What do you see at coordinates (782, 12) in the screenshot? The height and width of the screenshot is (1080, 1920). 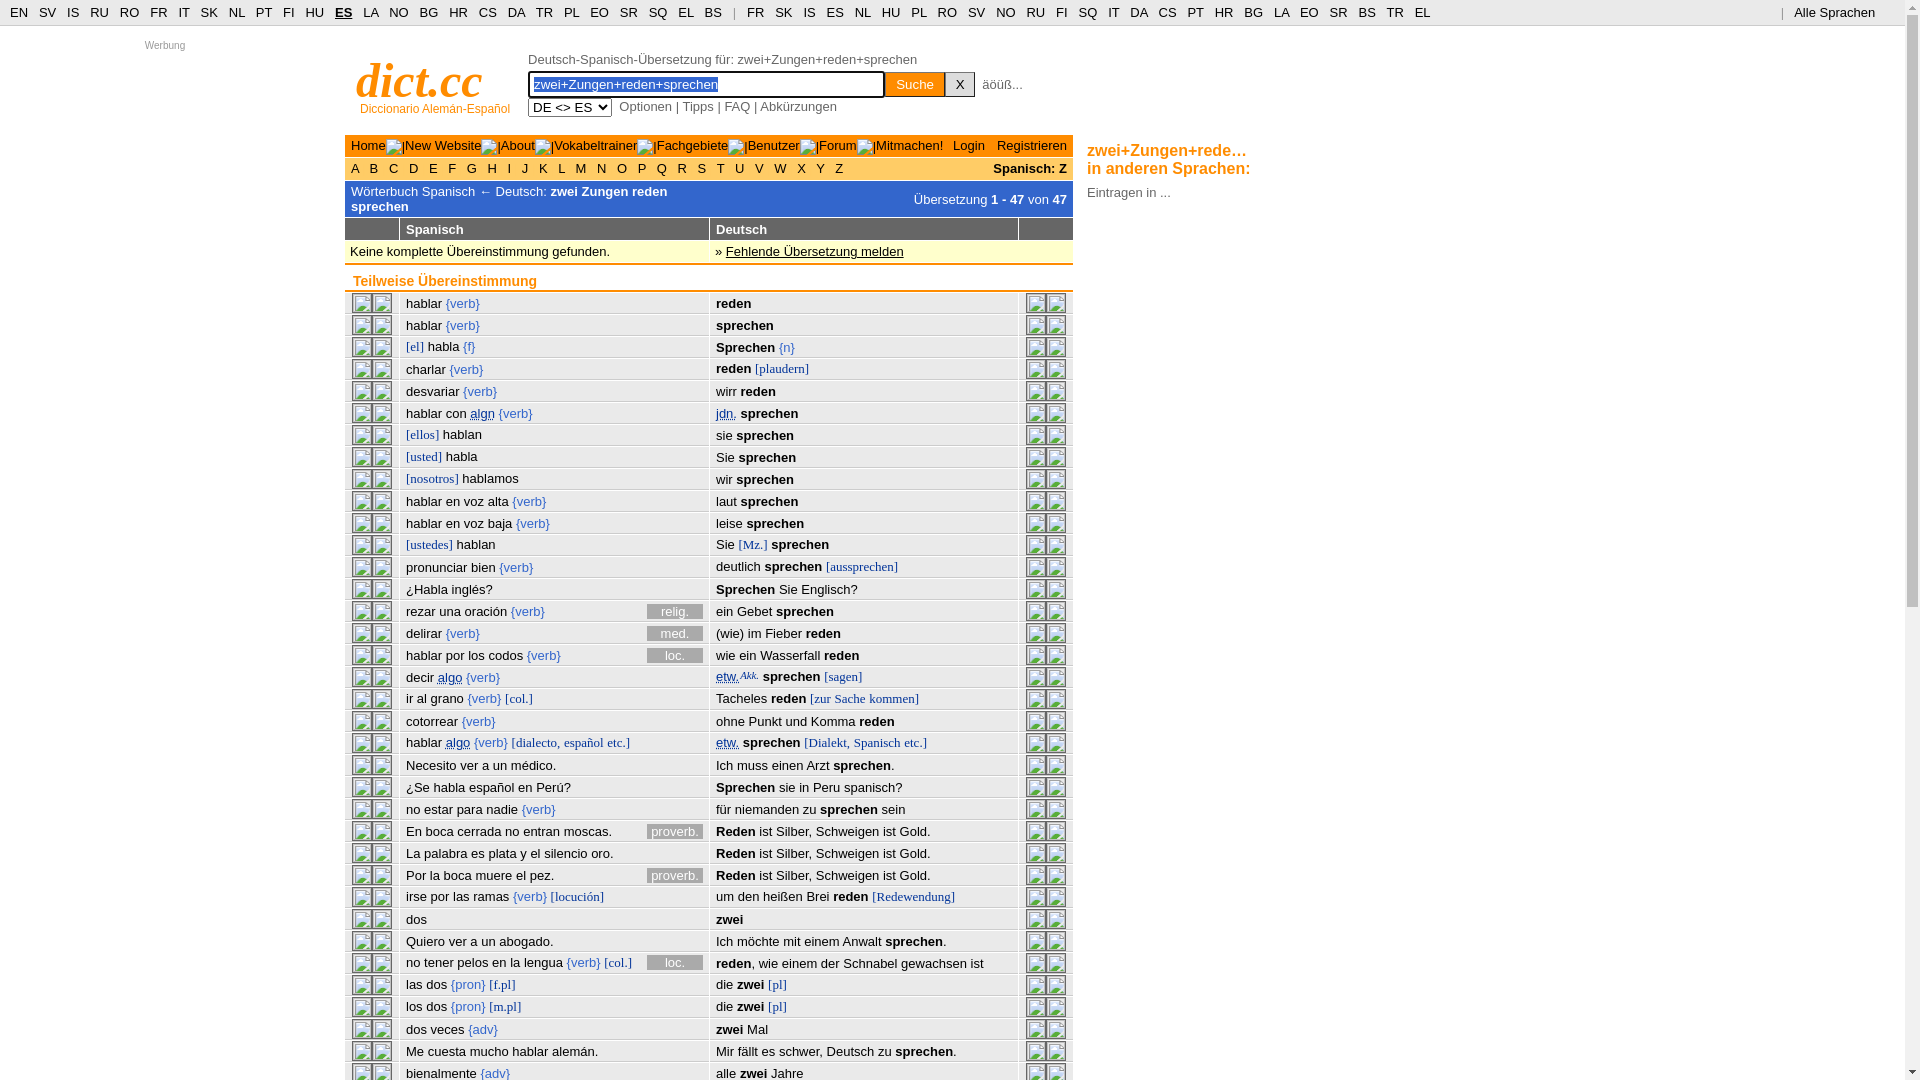 I see `'SK'` at bounding box center [782, 12].